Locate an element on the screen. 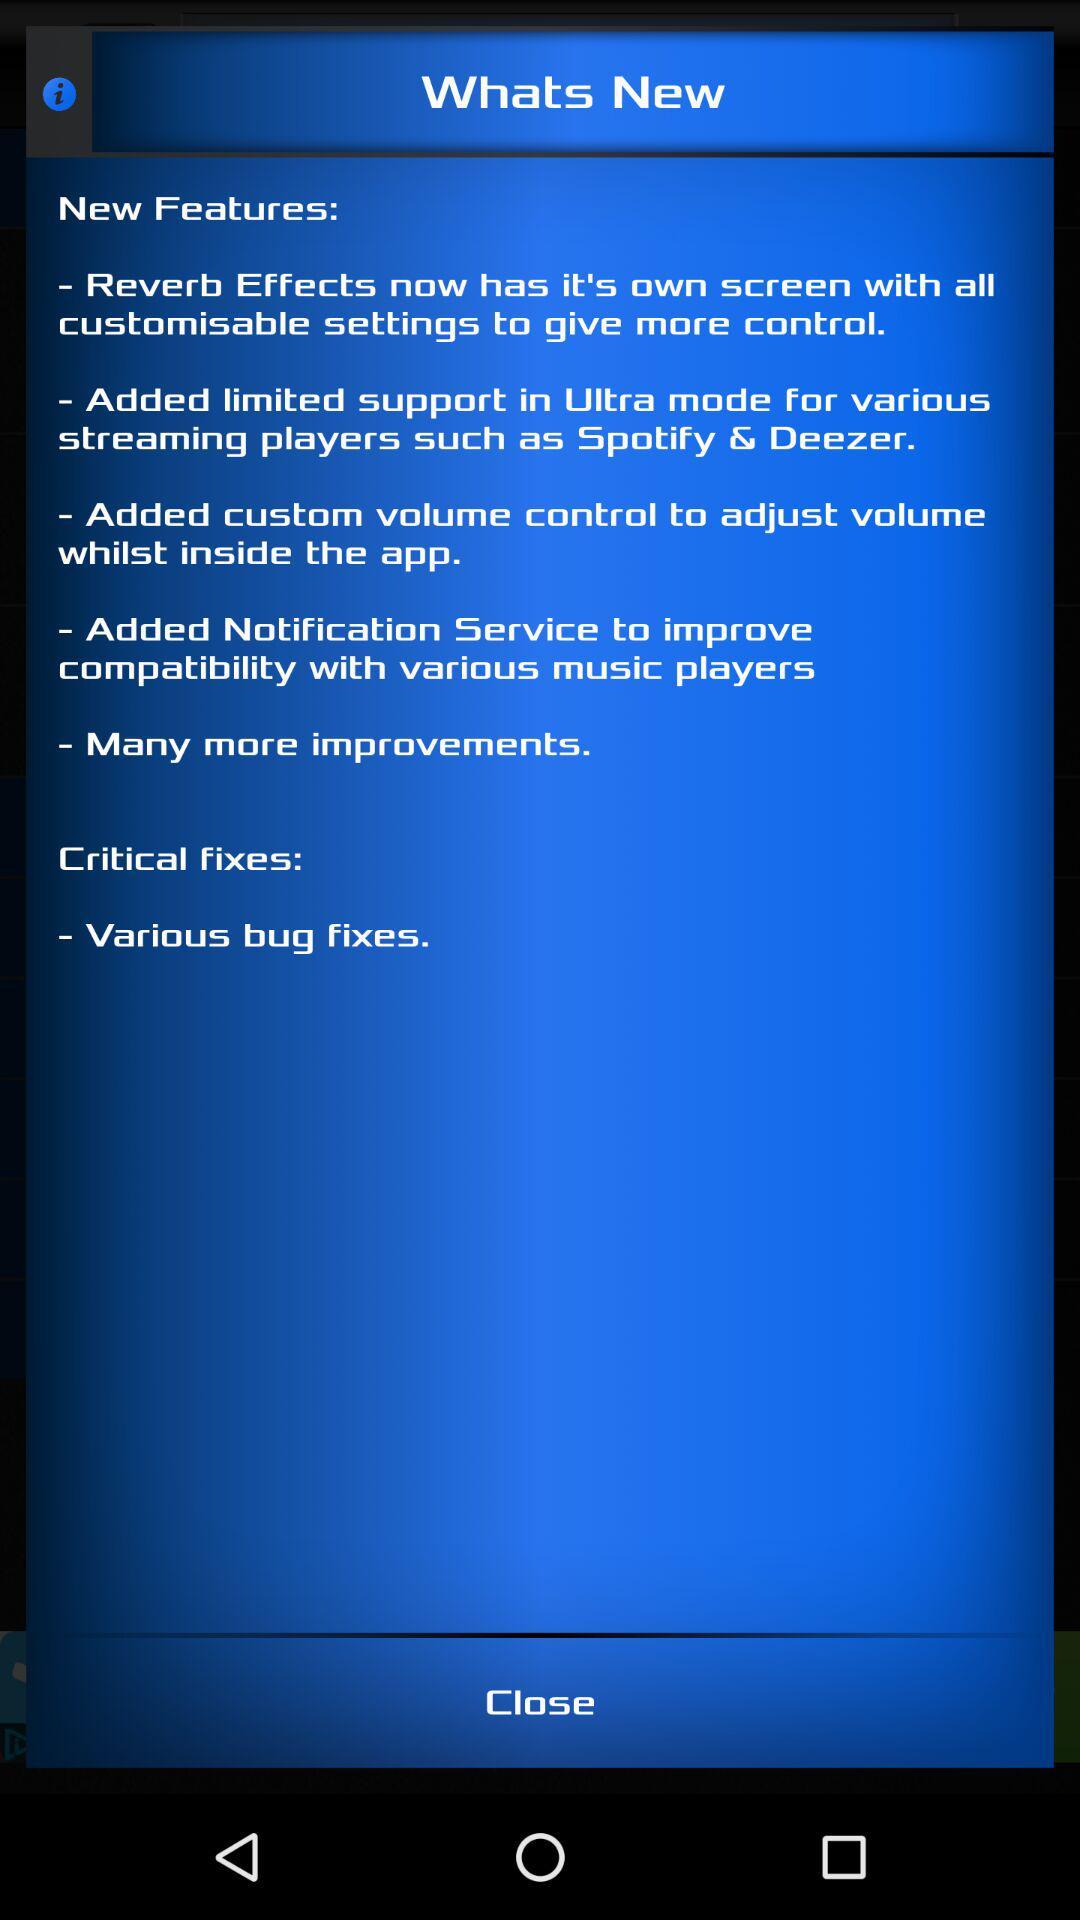  the new features reverb is located at coordinates (540, 894).